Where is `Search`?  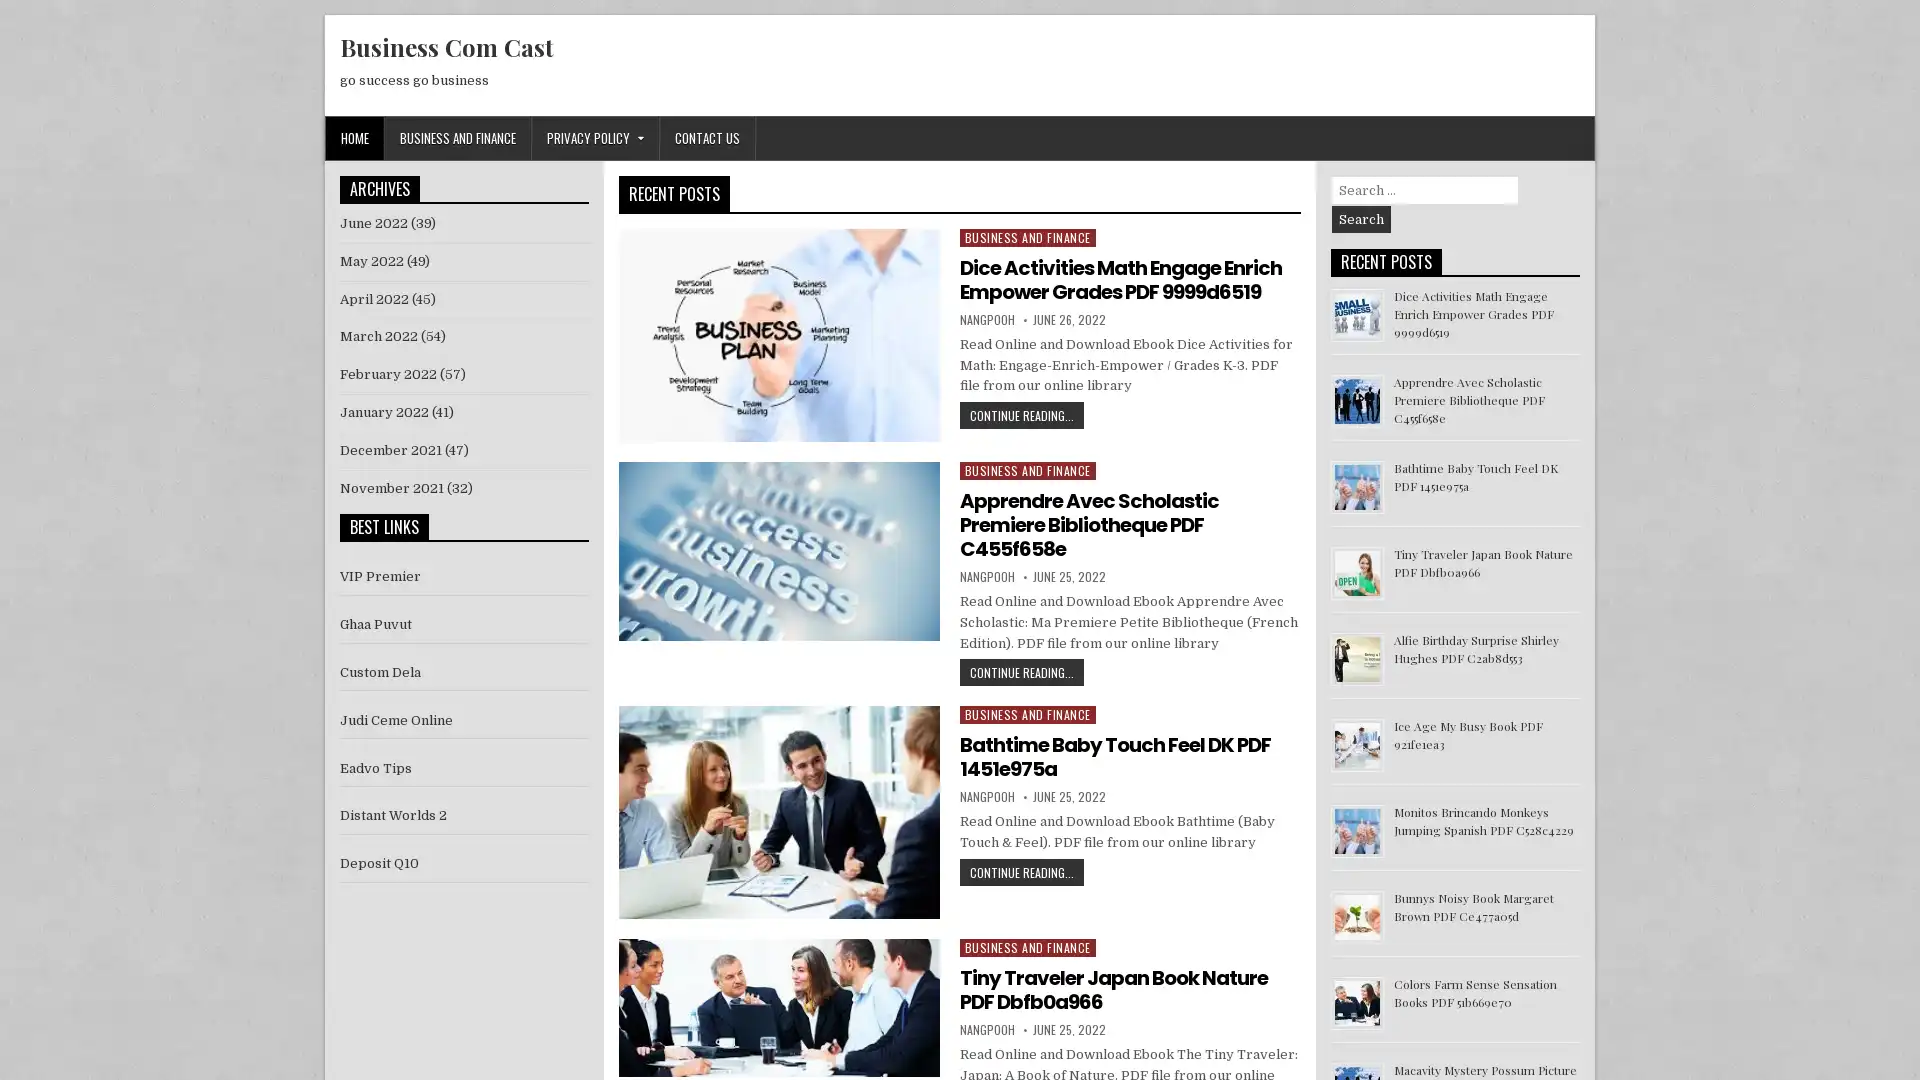
Search is located at coordinates (1360, 219).